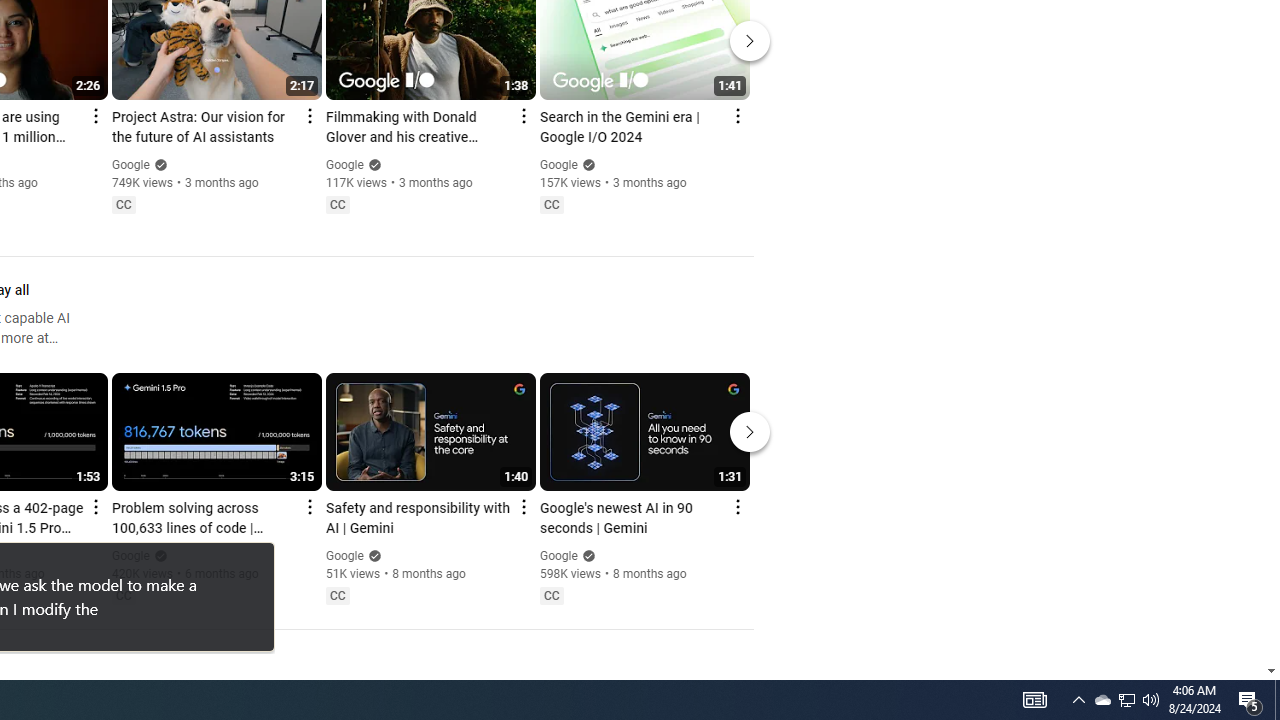 The width and height of the screenshot is (1280, 720). Describe the element at coordinates (736, 505) in the screenshot. I see `'Action menu'` at that location.